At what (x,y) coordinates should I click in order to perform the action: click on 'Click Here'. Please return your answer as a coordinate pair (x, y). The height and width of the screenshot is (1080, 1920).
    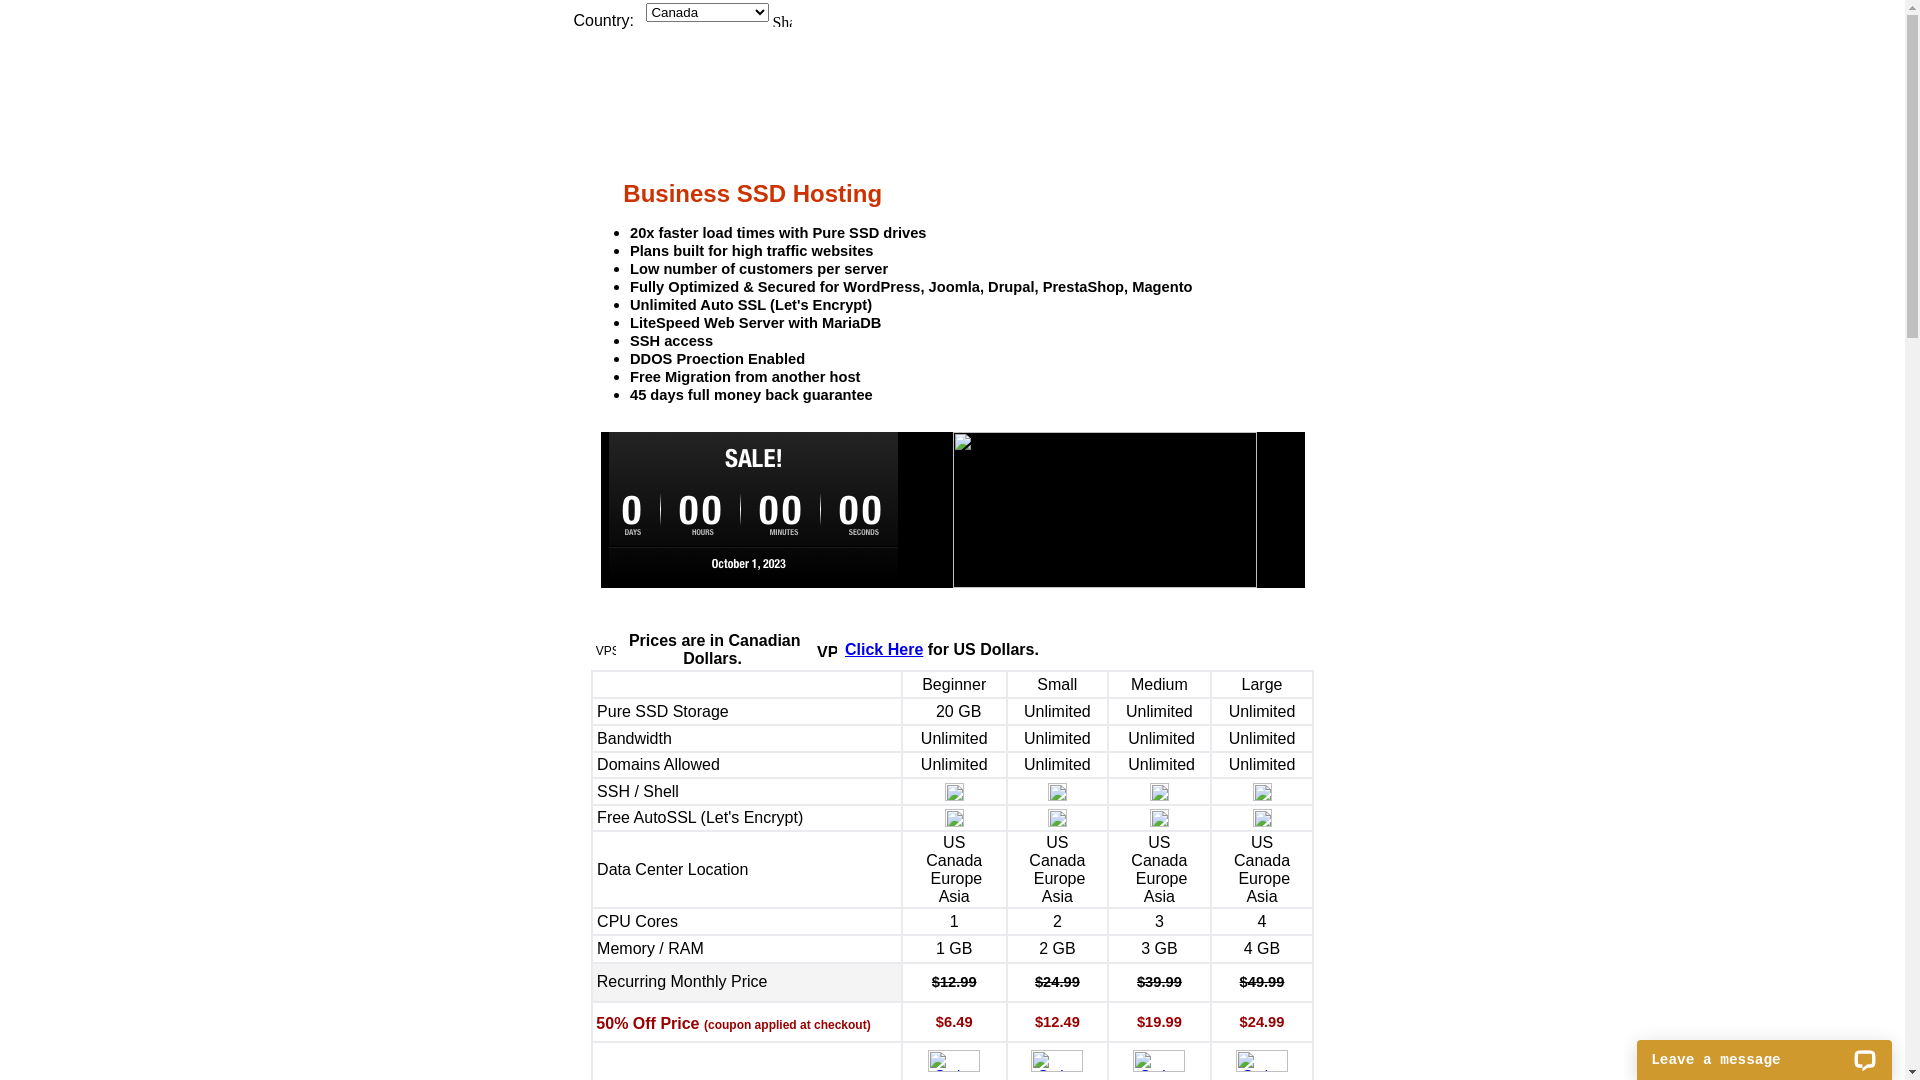
    Looking at the image, I should click on (844, 649).